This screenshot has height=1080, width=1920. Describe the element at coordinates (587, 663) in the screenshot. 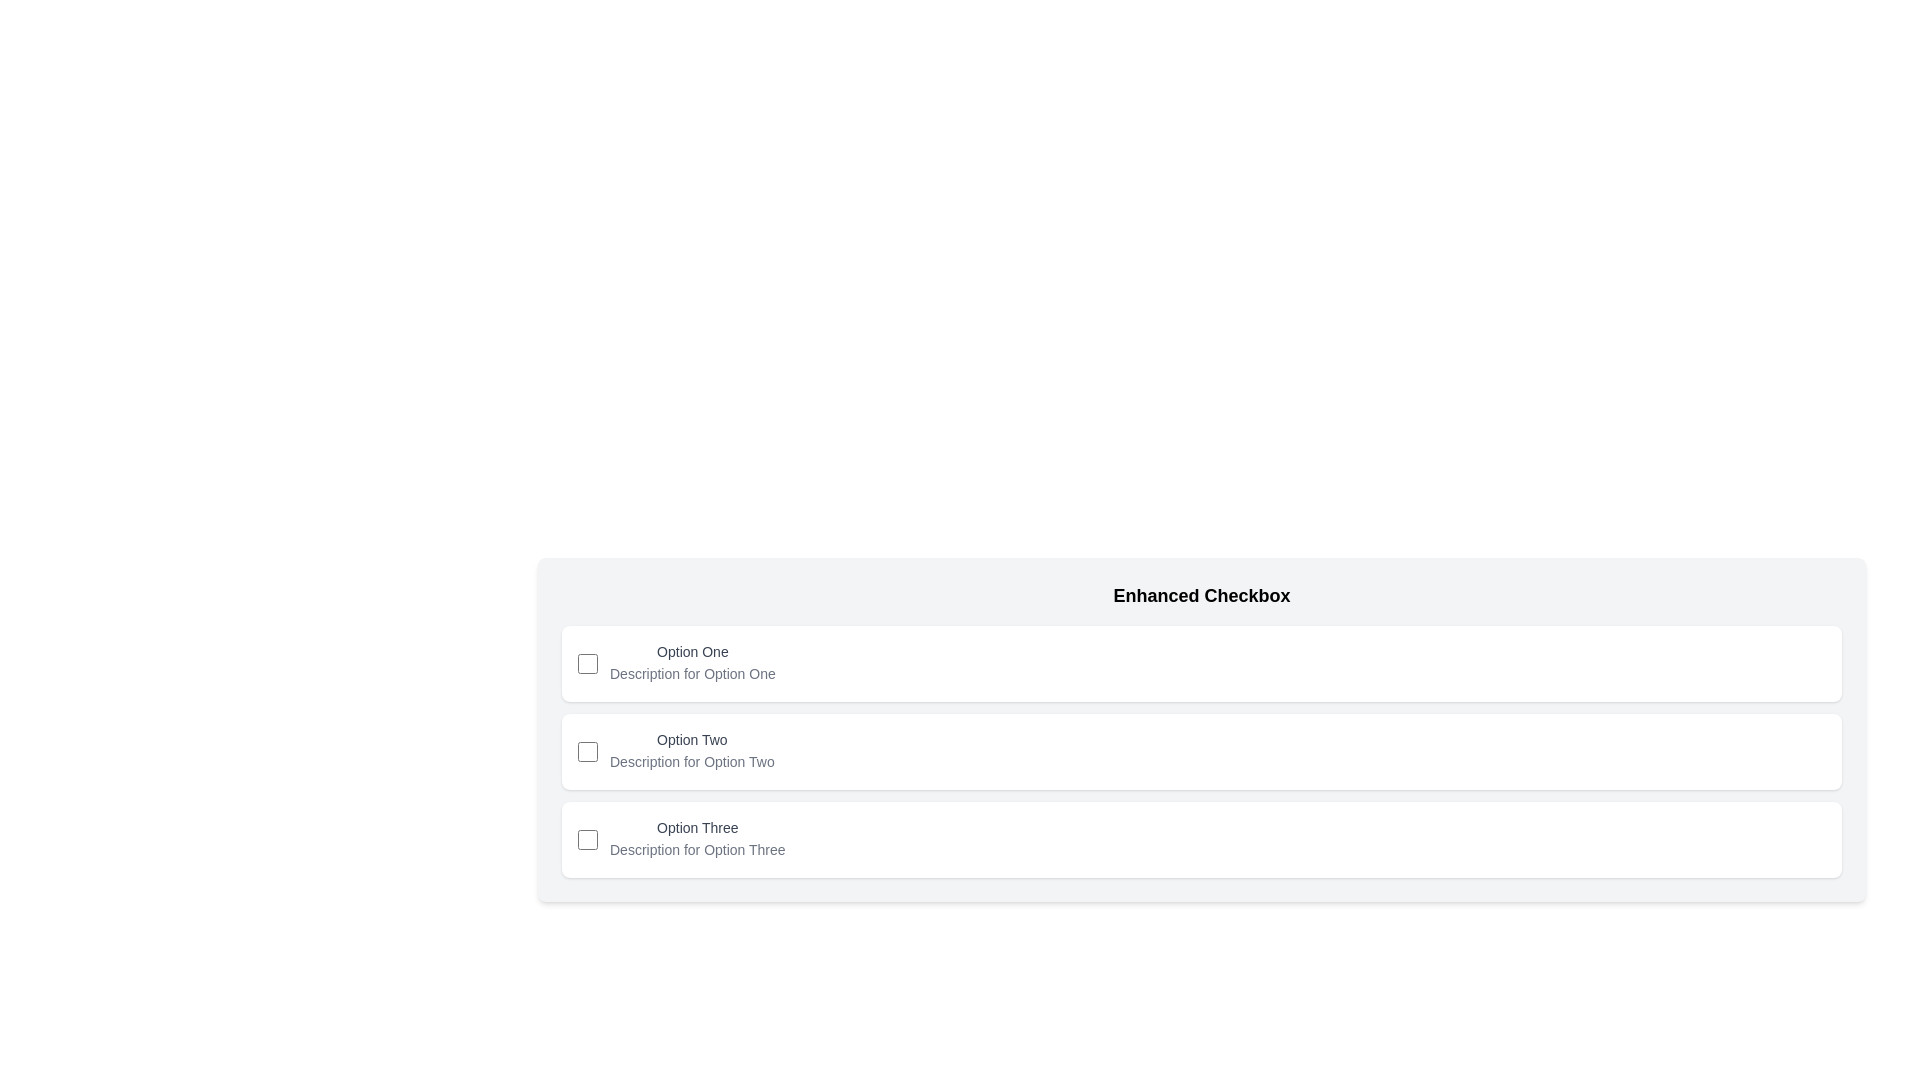

I see `the checkbox` at that location.